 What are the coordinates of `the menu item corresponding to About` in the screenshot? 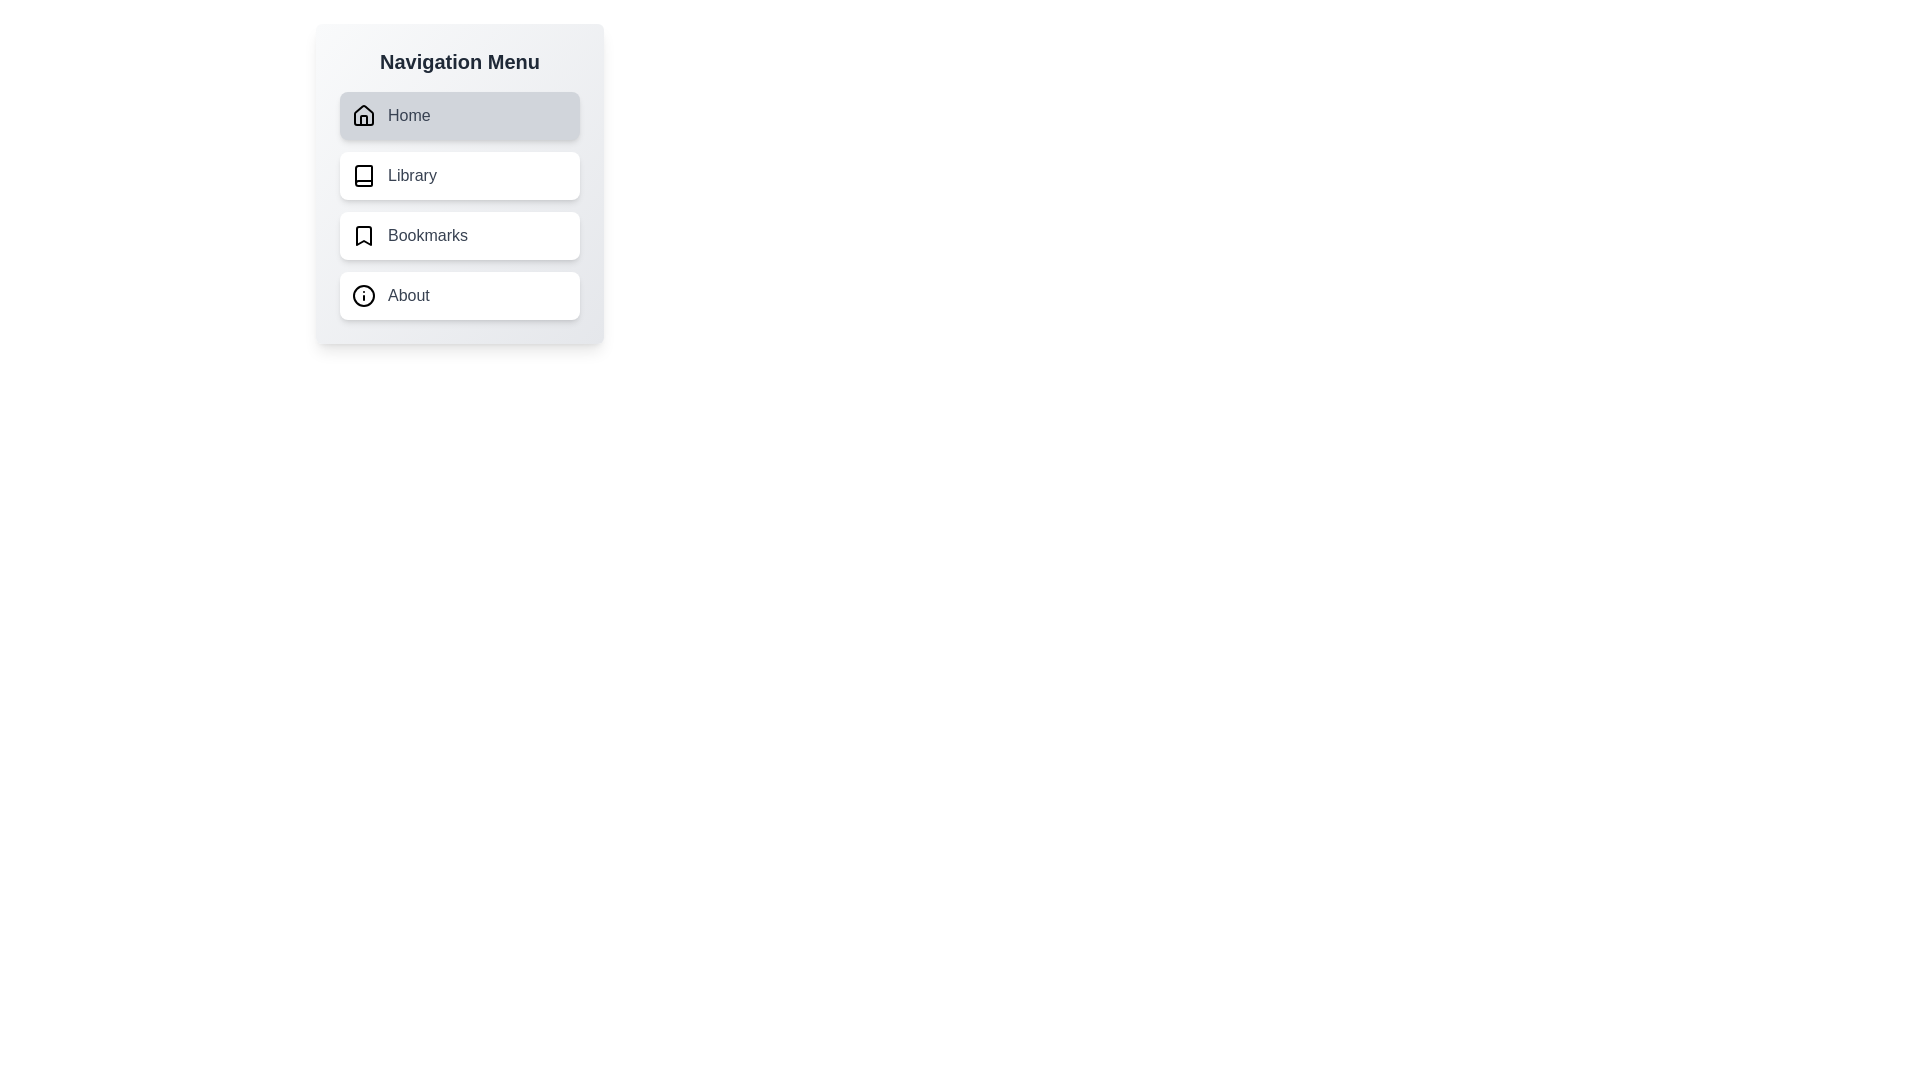 It's located at (459, 296).